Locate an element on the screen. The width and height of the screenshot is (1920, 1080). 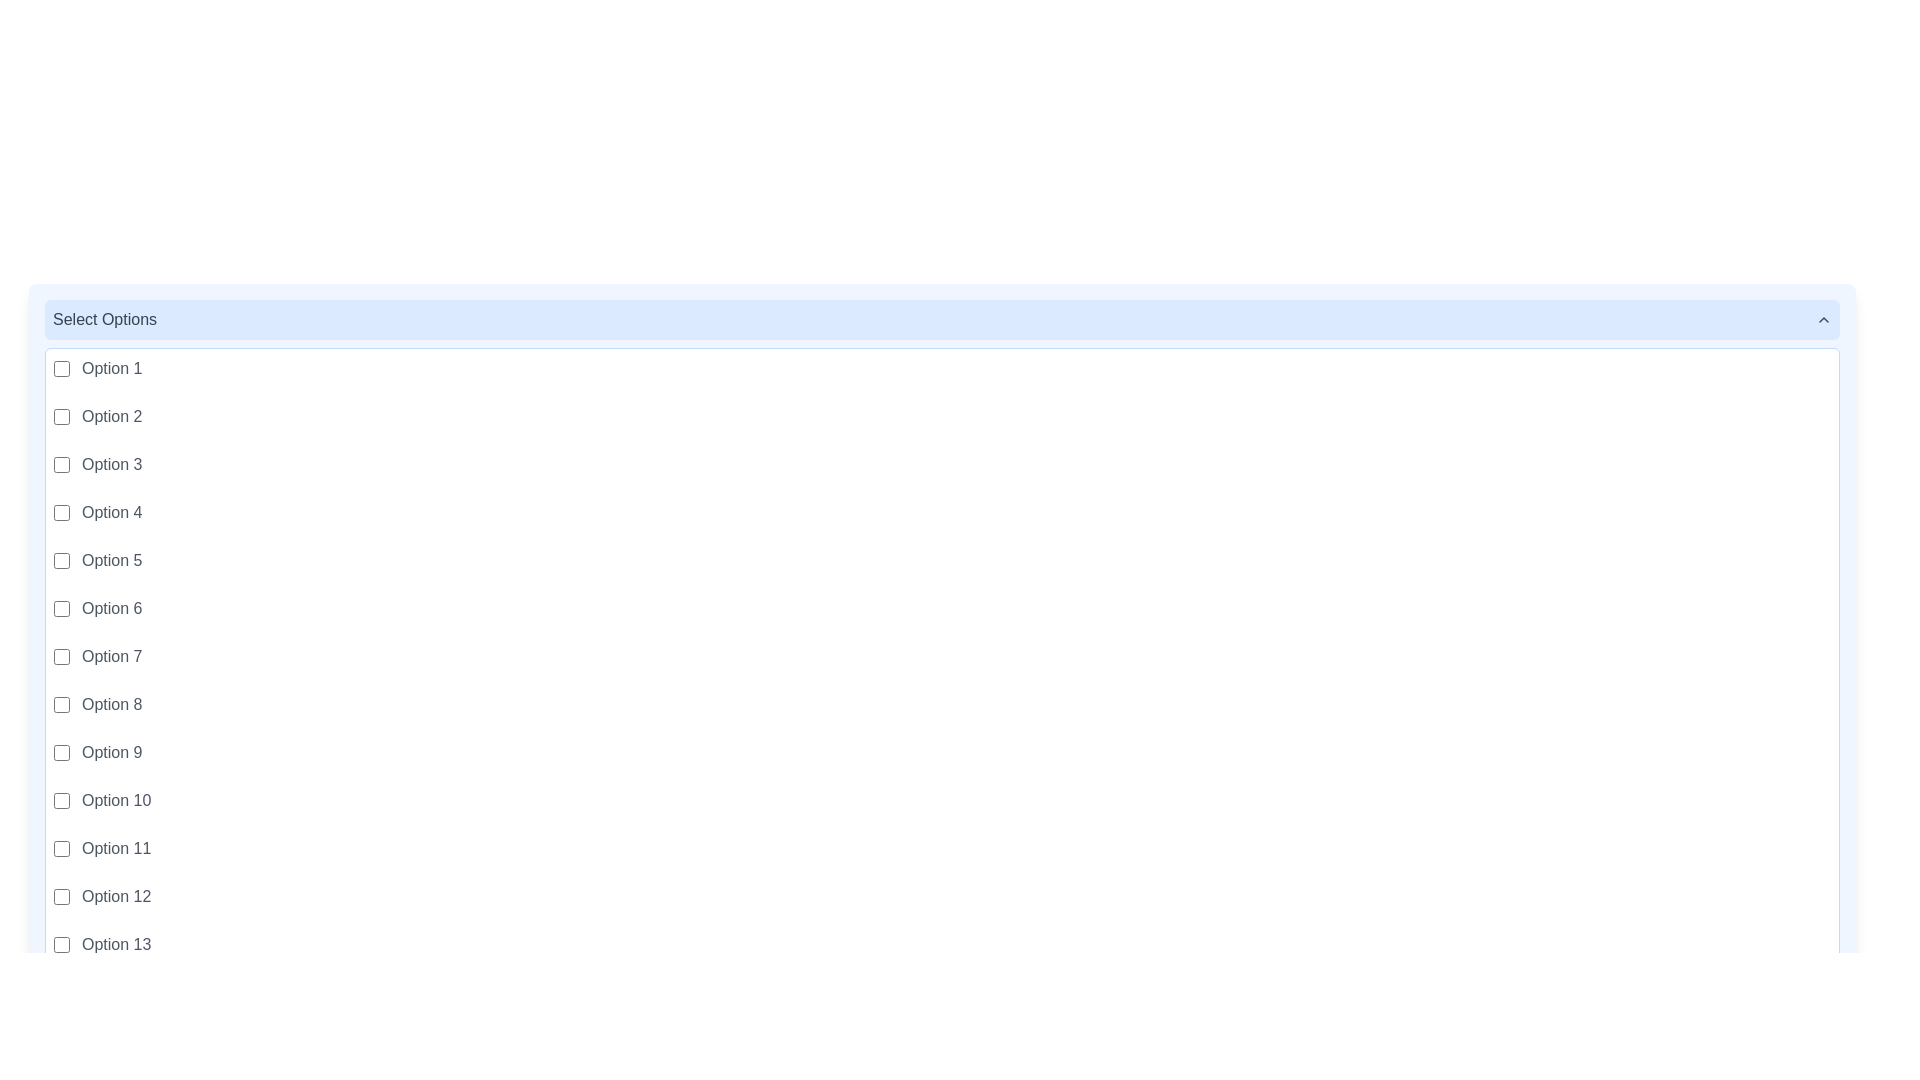
the checkbox for 'Option 8' is located at coordinates (62, 704).